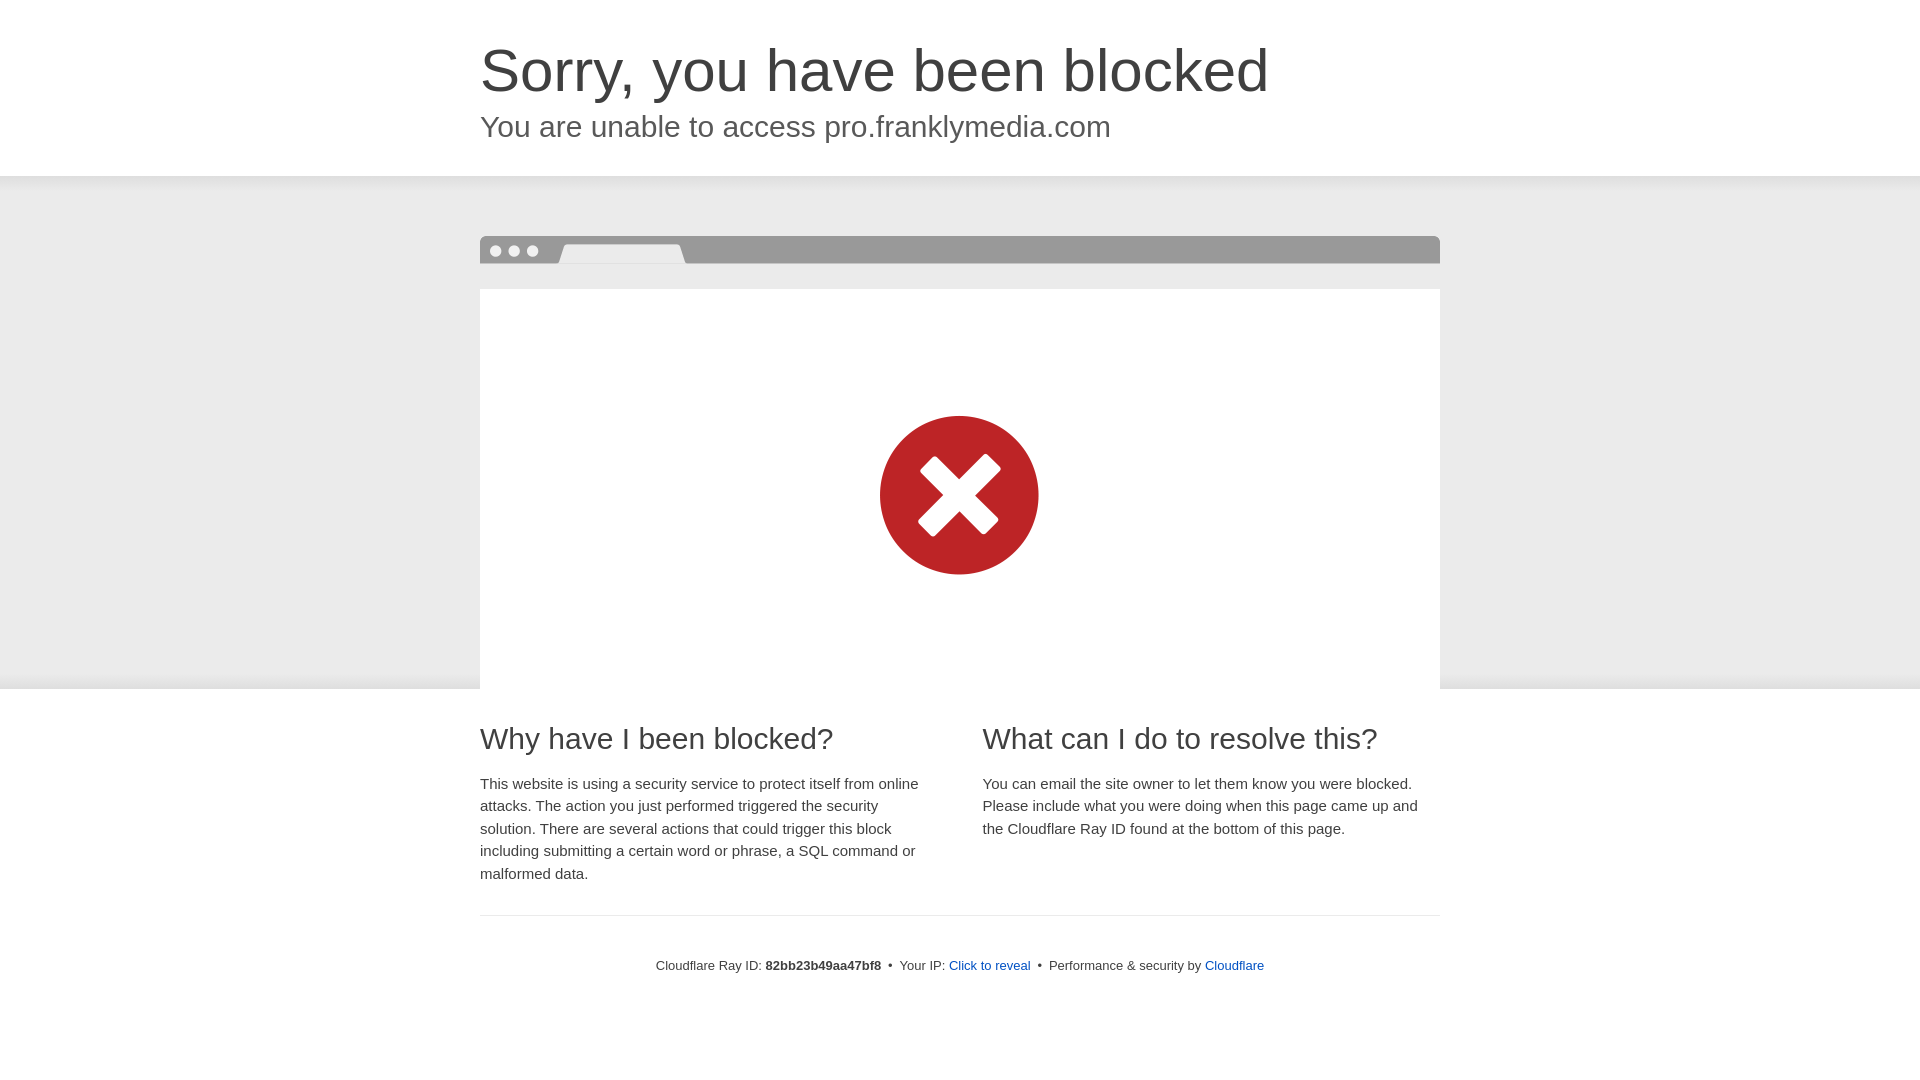 This screenshot has height=1080, width=1920. What do you see at coordinates (989, 964) in the screenshot?
I see `'Click to reveal'` at bounding box center [989, 964].